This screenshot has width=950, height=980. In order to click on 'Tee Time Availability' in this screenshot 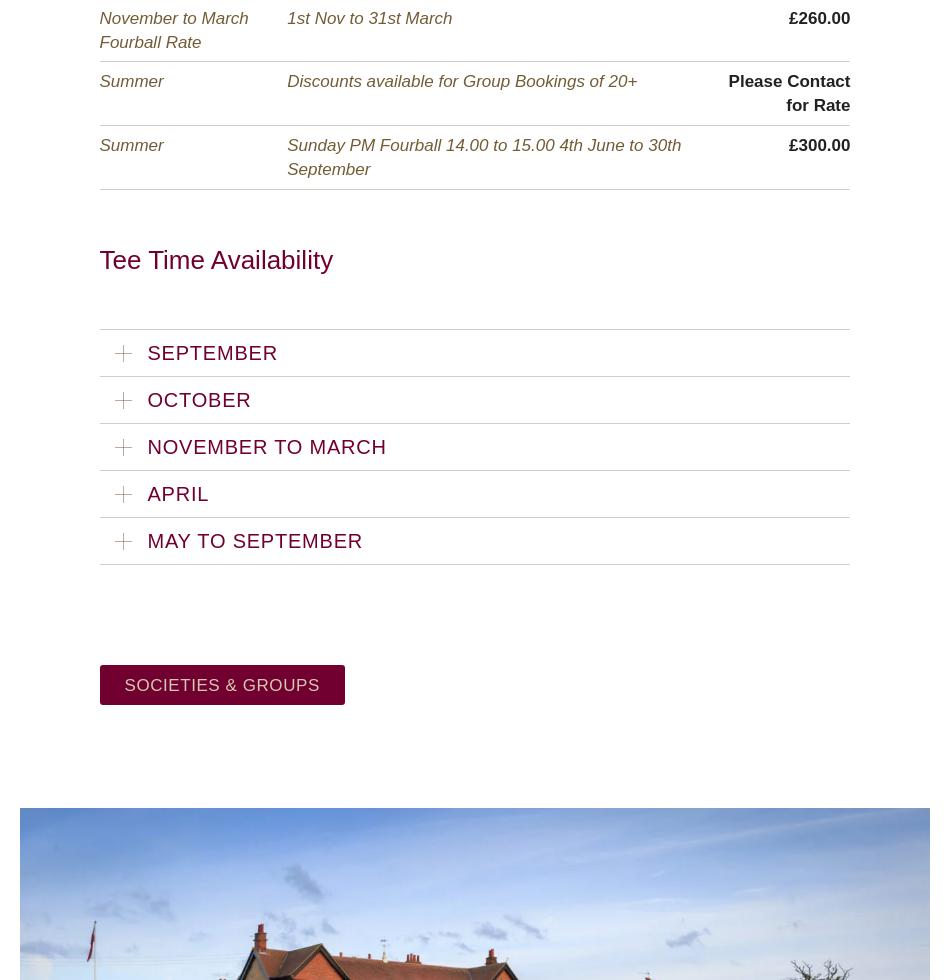, I will do `click(216, 259)`.